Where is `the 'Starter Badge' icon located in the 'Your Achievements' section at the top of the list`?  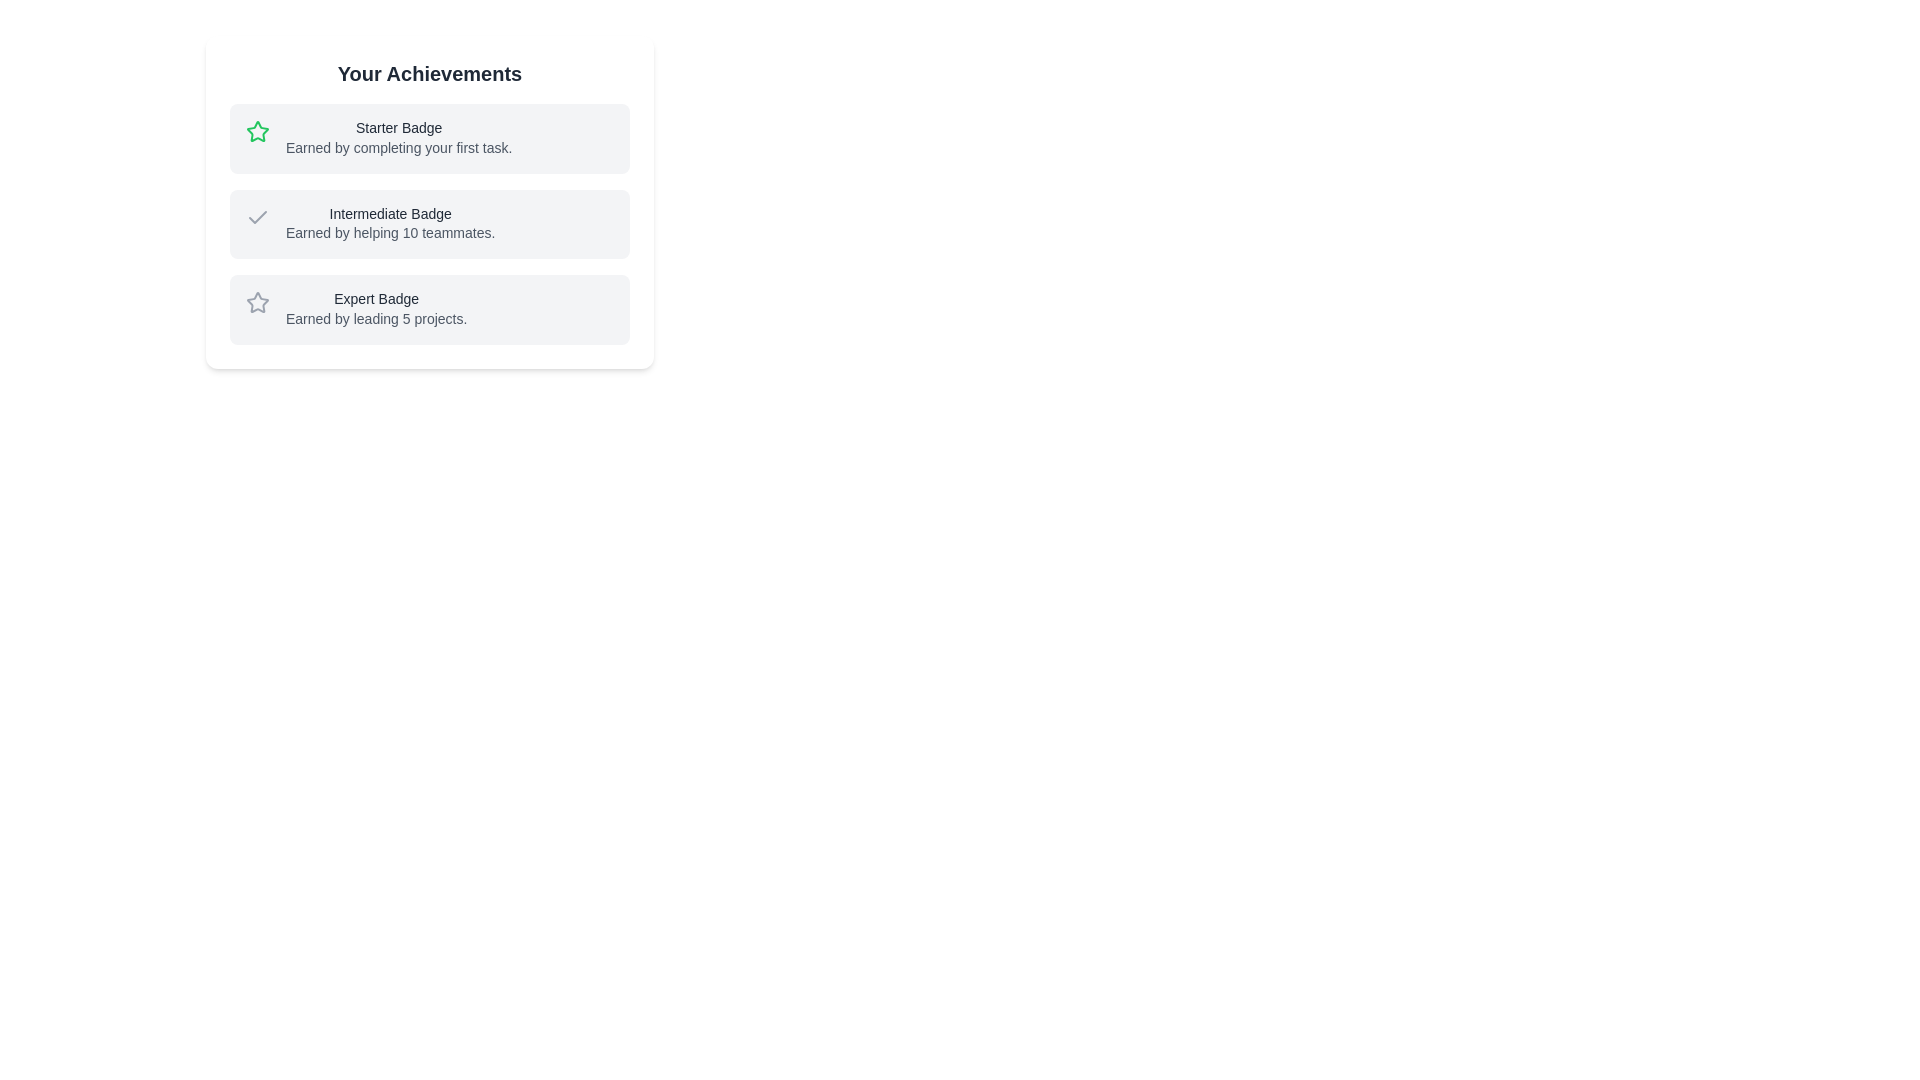
the 'Starter Badge' icon located in the 'Your Achievements' section at the top of the list is located at coordinates (256, 131).